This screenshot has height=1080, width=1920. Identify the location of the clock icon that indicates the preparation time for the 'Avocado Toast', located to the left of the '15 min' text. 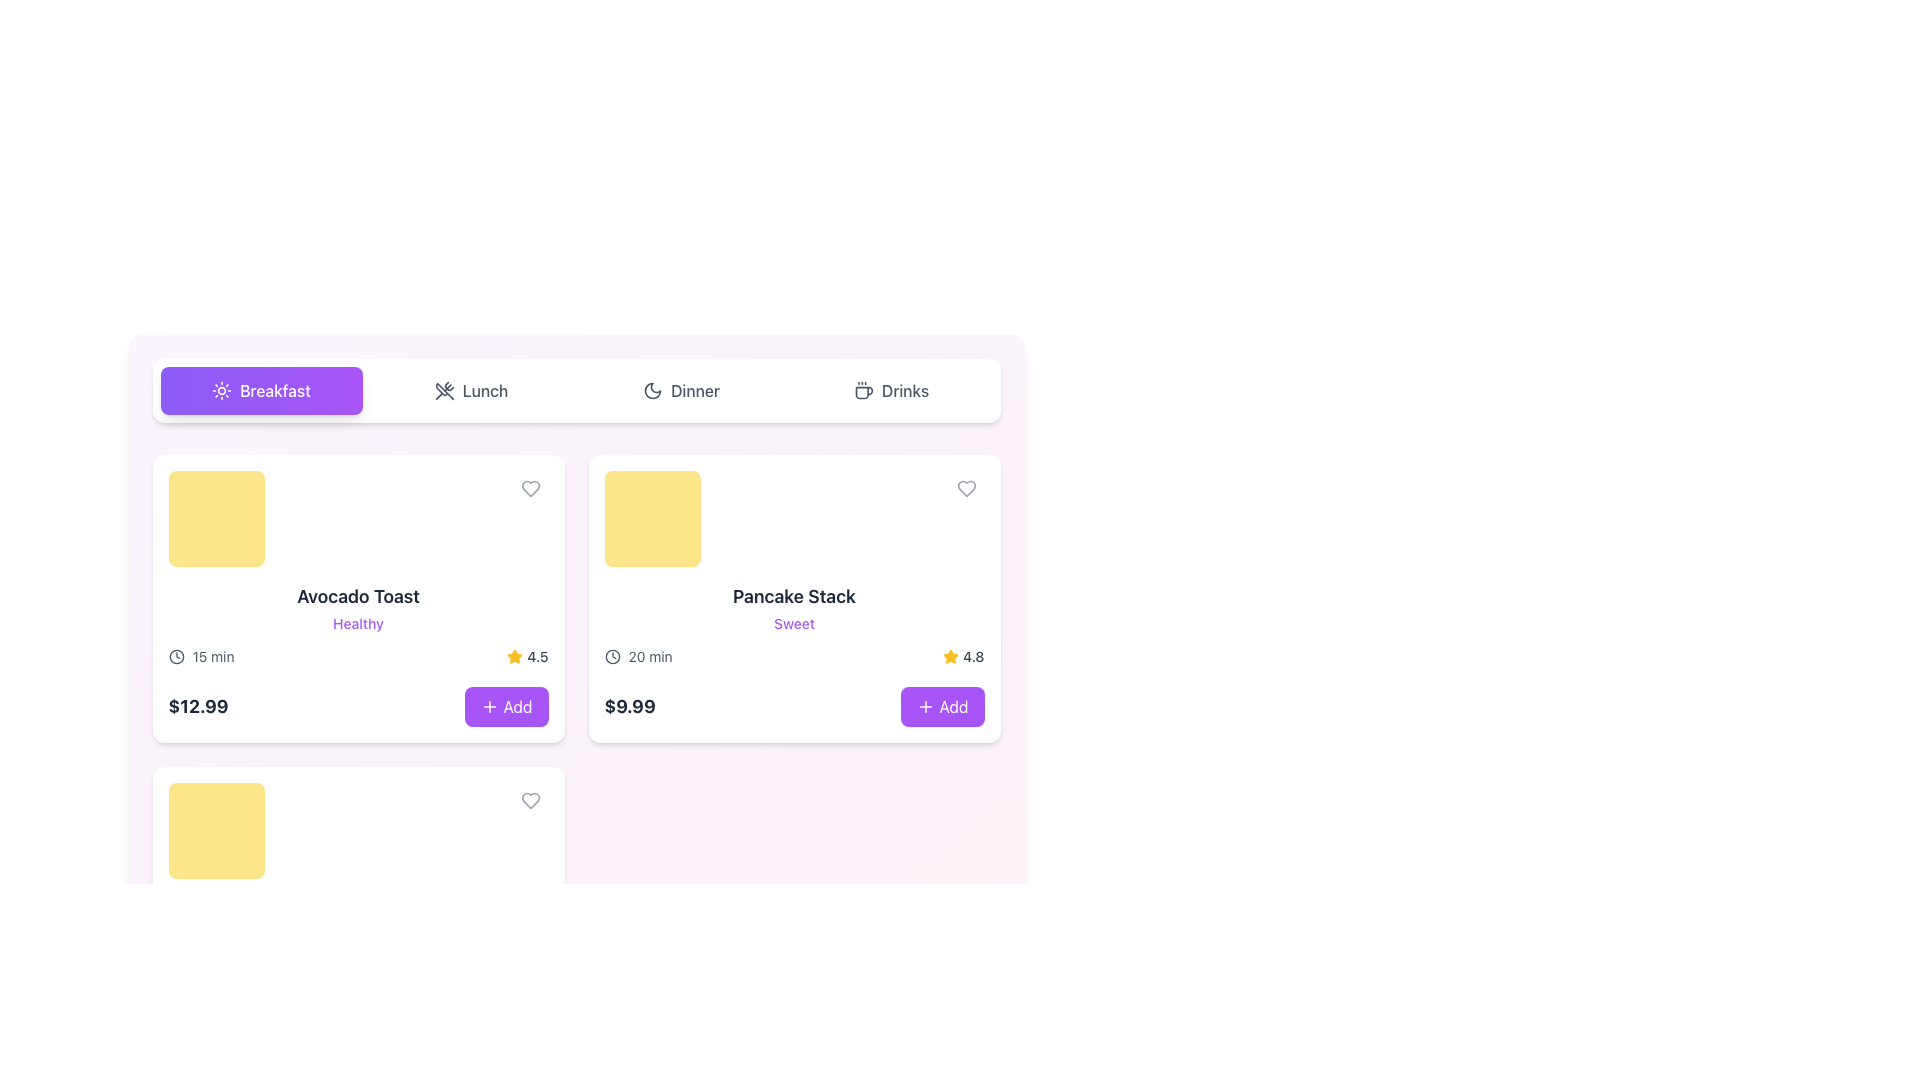
(176, 656).